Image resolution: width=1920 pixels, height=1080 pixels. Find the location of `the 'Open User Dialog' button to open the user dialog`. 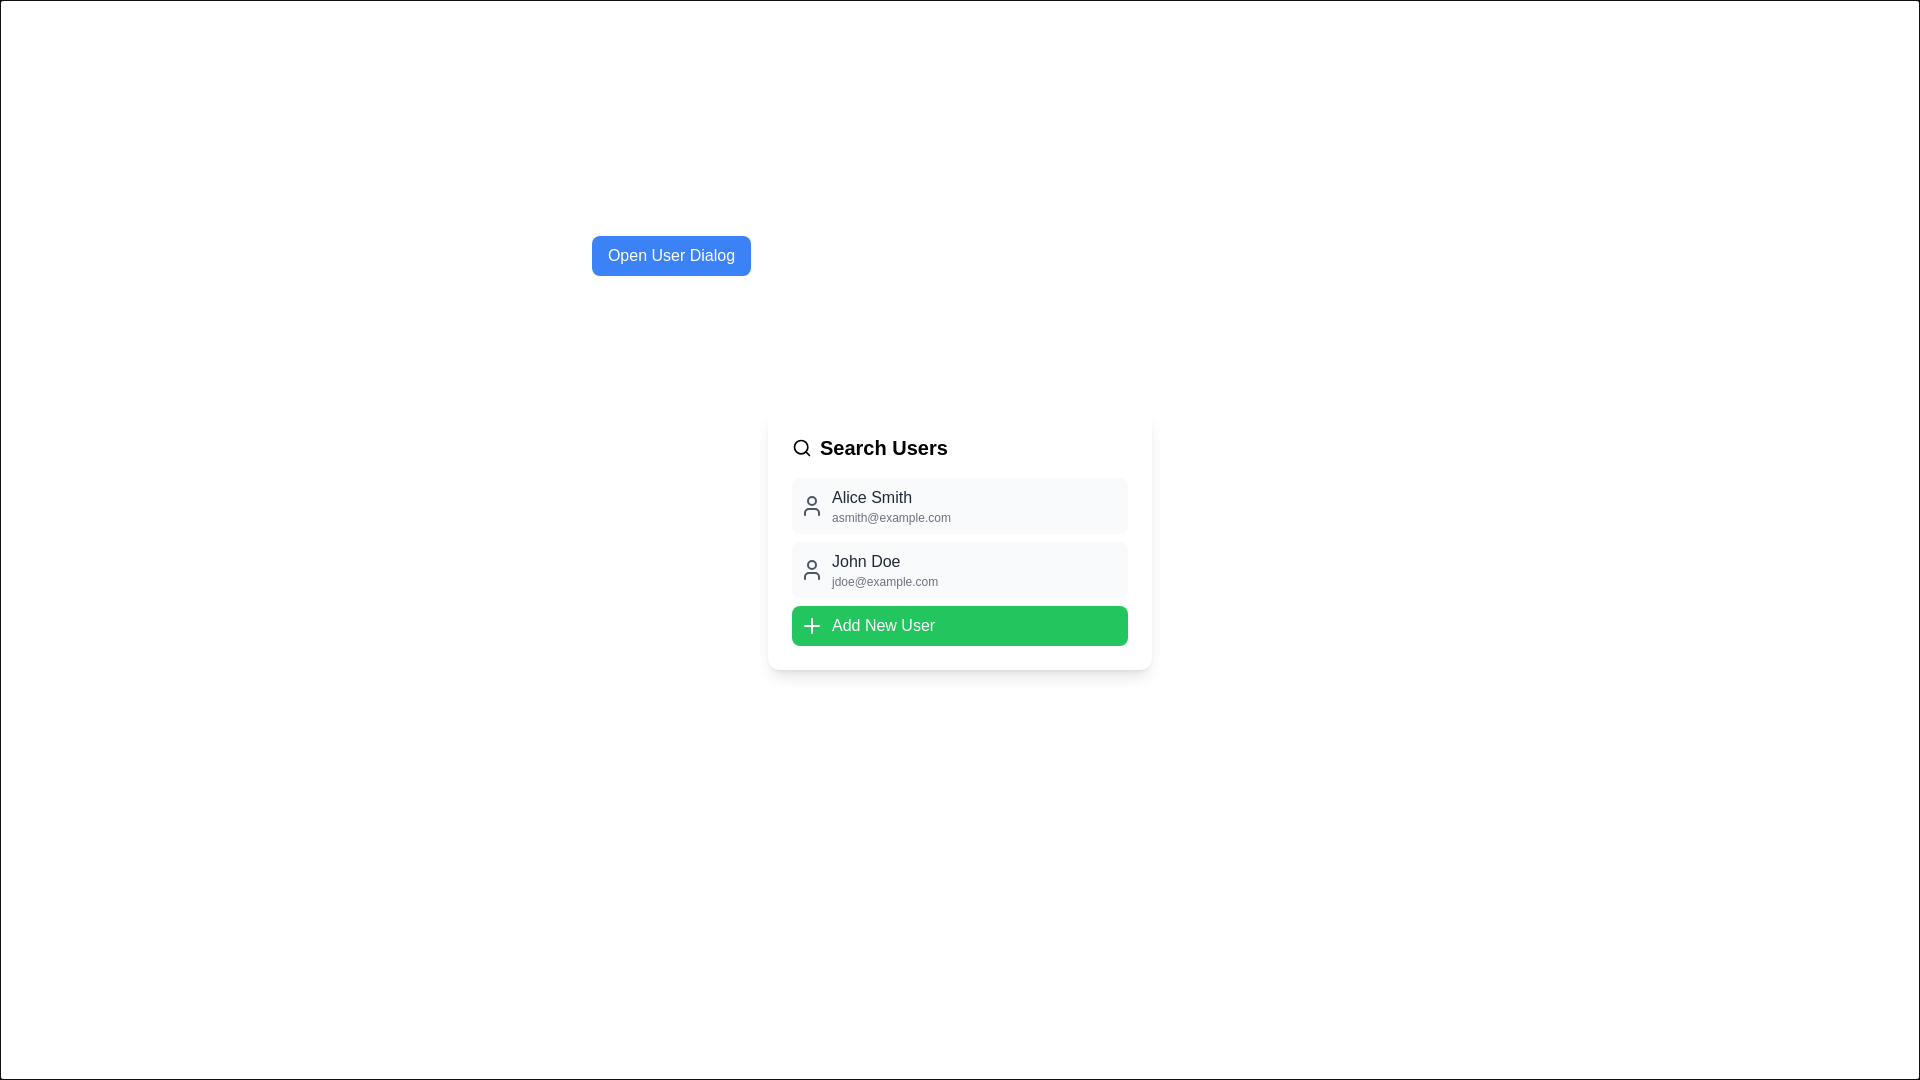

the 'Open User Dialog' button to open the user dialog is located at coordinates (671, 254).